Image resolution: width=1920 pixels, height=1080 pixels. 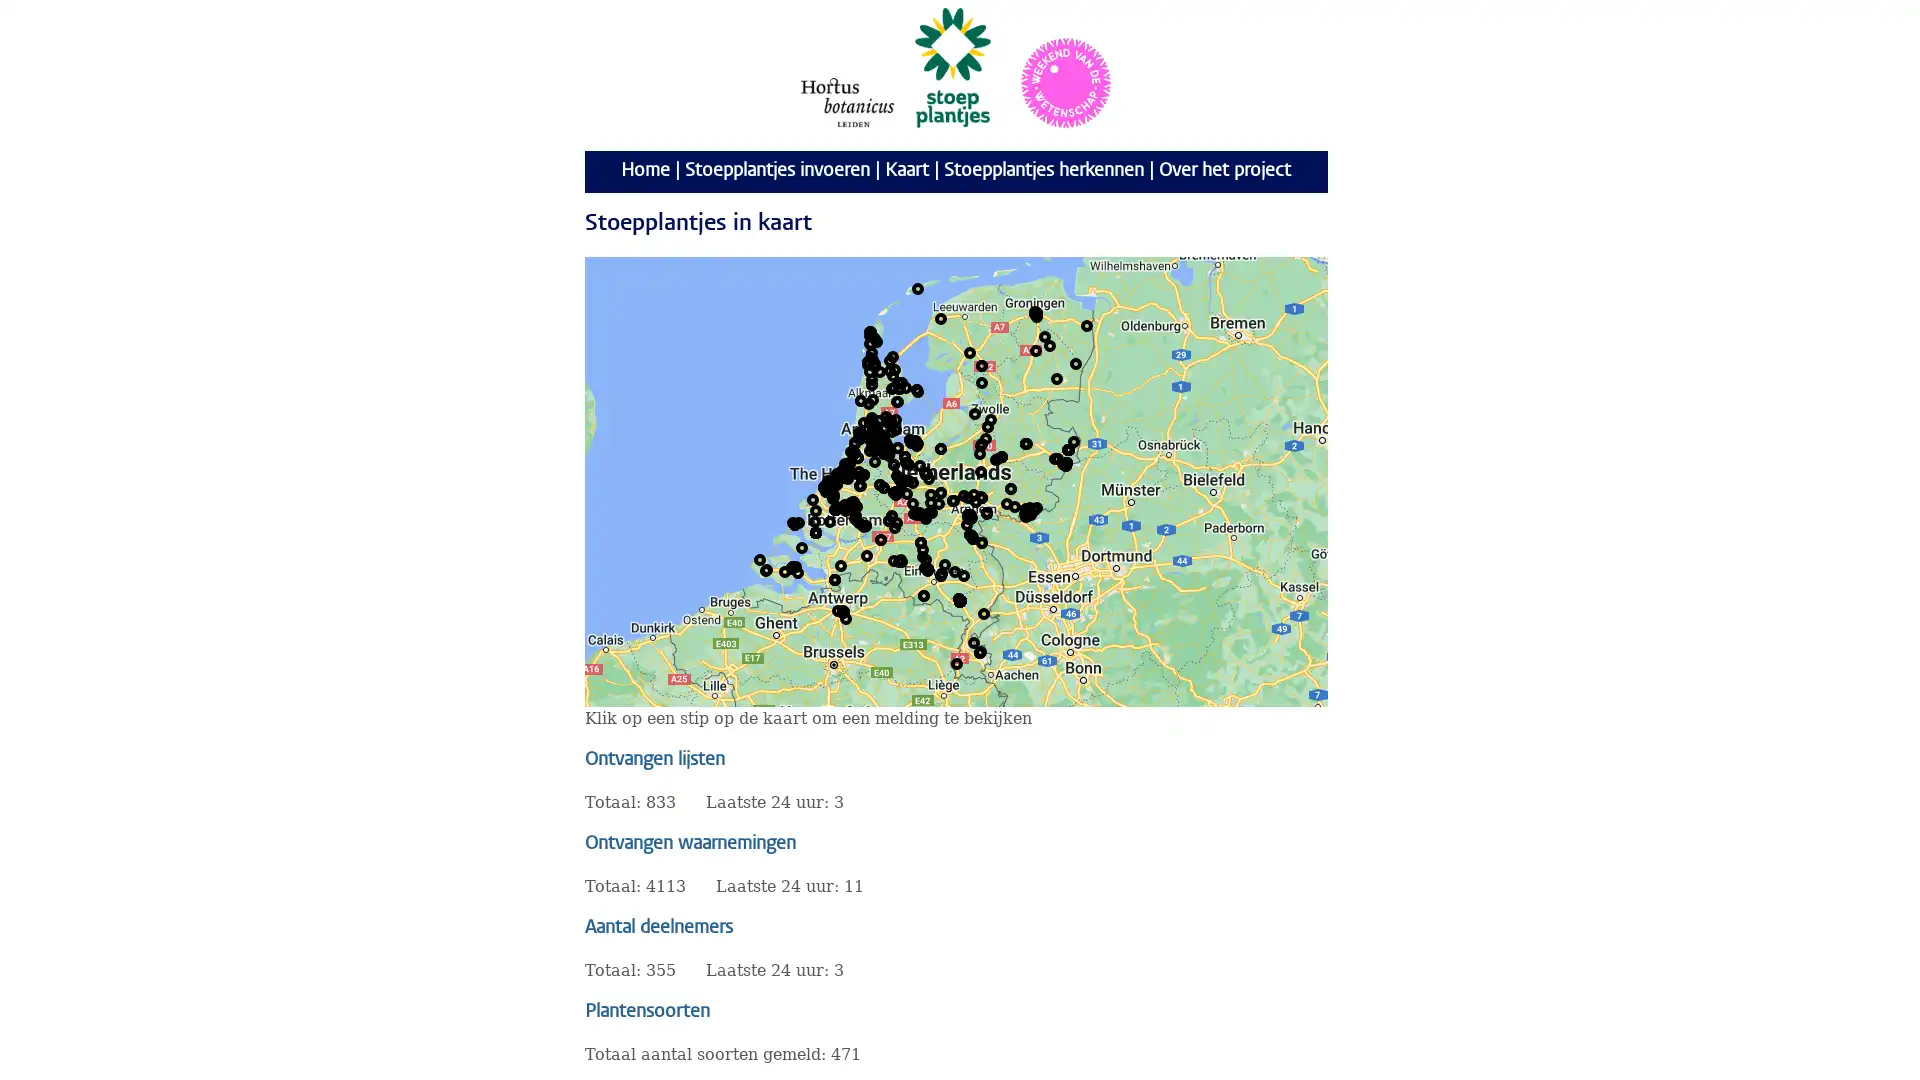 What do you see at coordinates (980, 651) in the screenshot?
I see `Telling van Anne-Mie Koopmans op 21 juni 2022` at bounding box center [980, 651].